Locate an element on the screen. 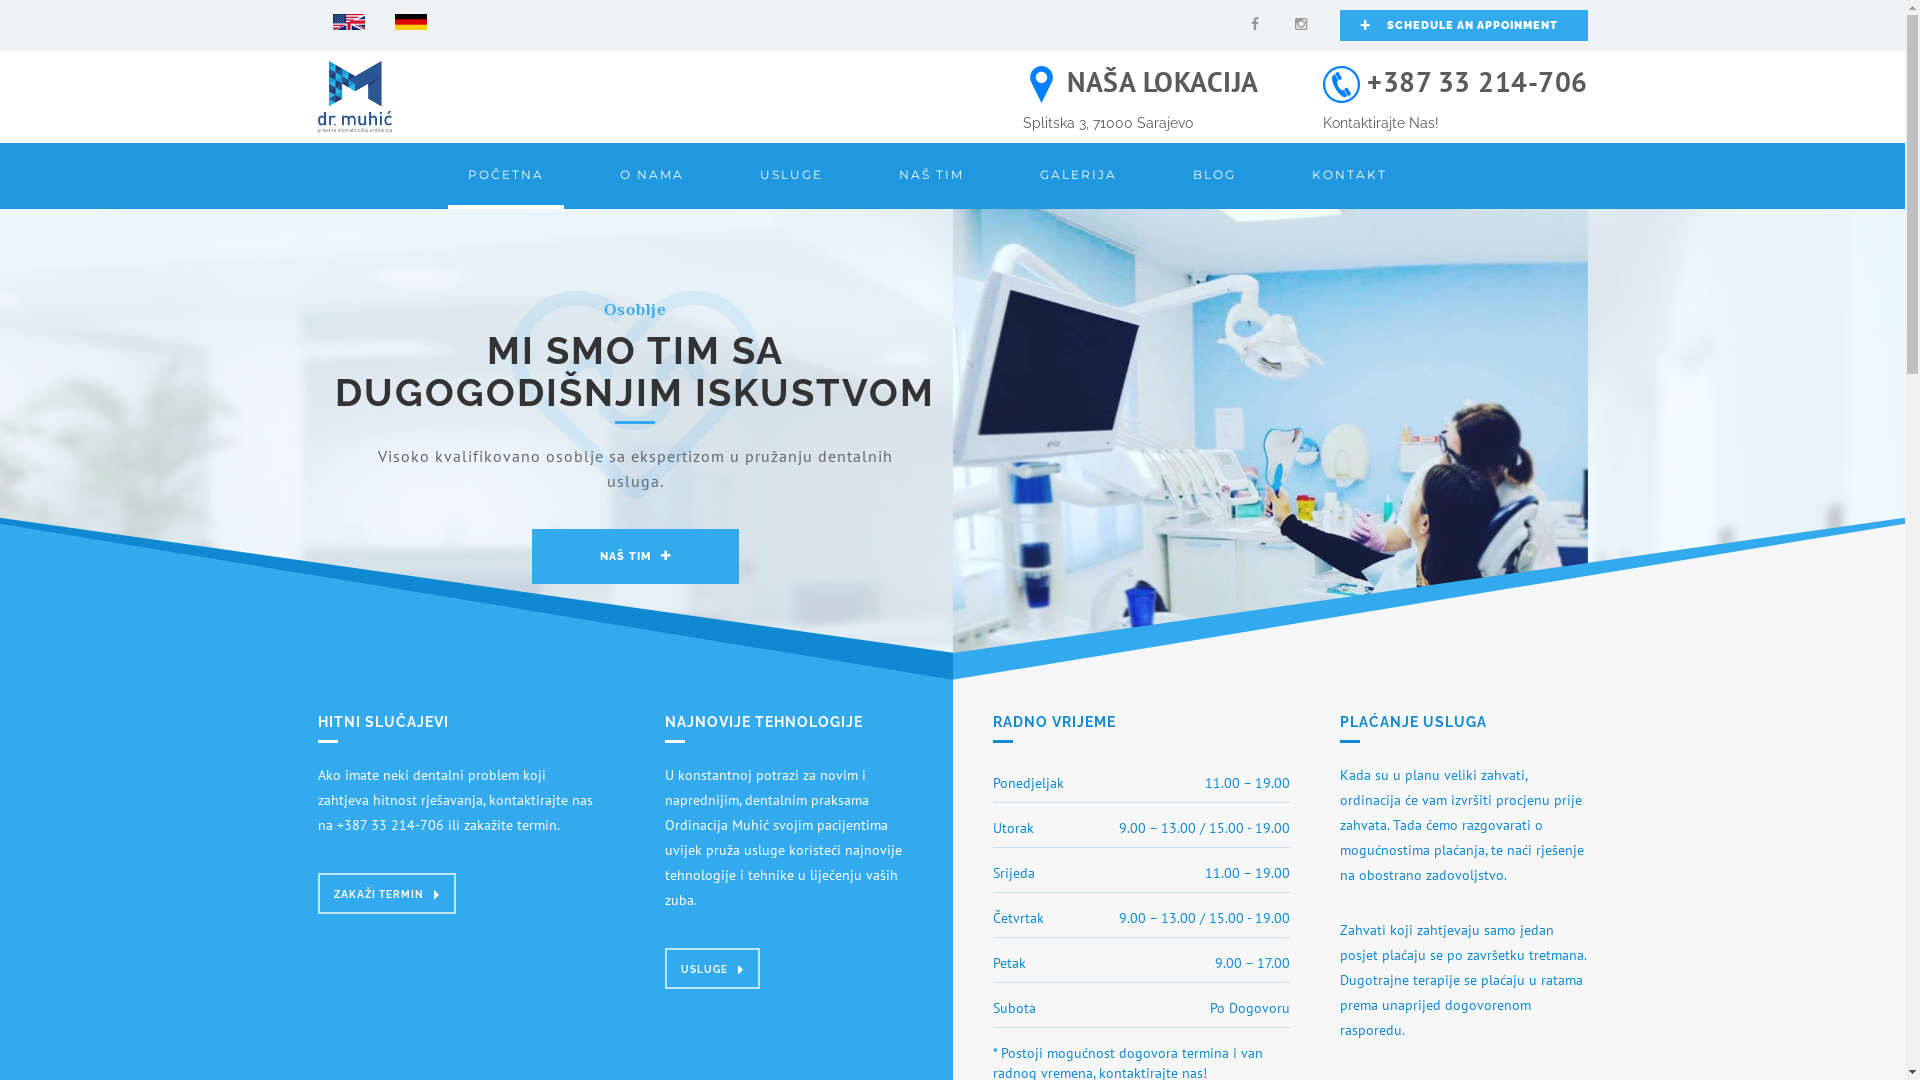 This screenshot has width=1920, height=1080. 'USLUGE' is located at coordinates (790, 175).